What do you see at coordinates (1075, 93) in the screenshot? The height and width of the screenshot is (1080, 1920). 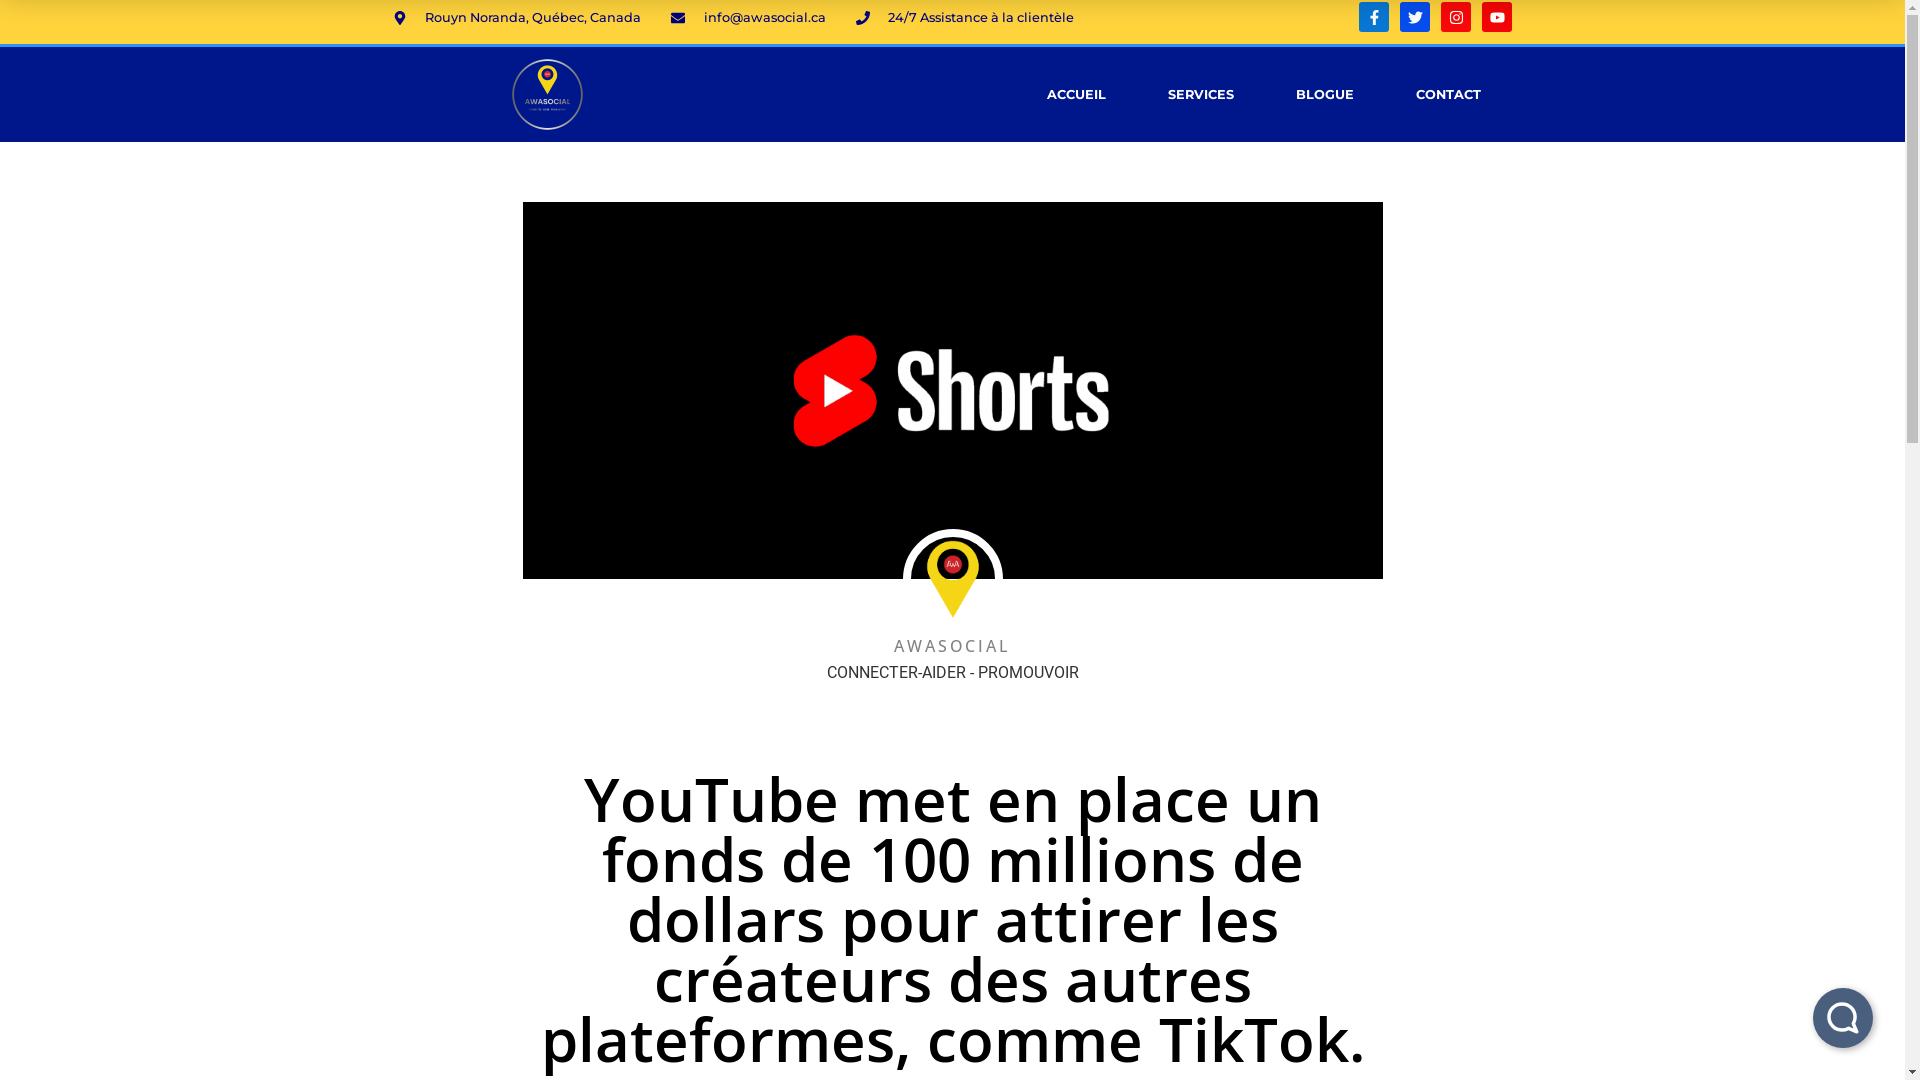 I see `'ACCUEIL'` at bounding box center [1075, 93].